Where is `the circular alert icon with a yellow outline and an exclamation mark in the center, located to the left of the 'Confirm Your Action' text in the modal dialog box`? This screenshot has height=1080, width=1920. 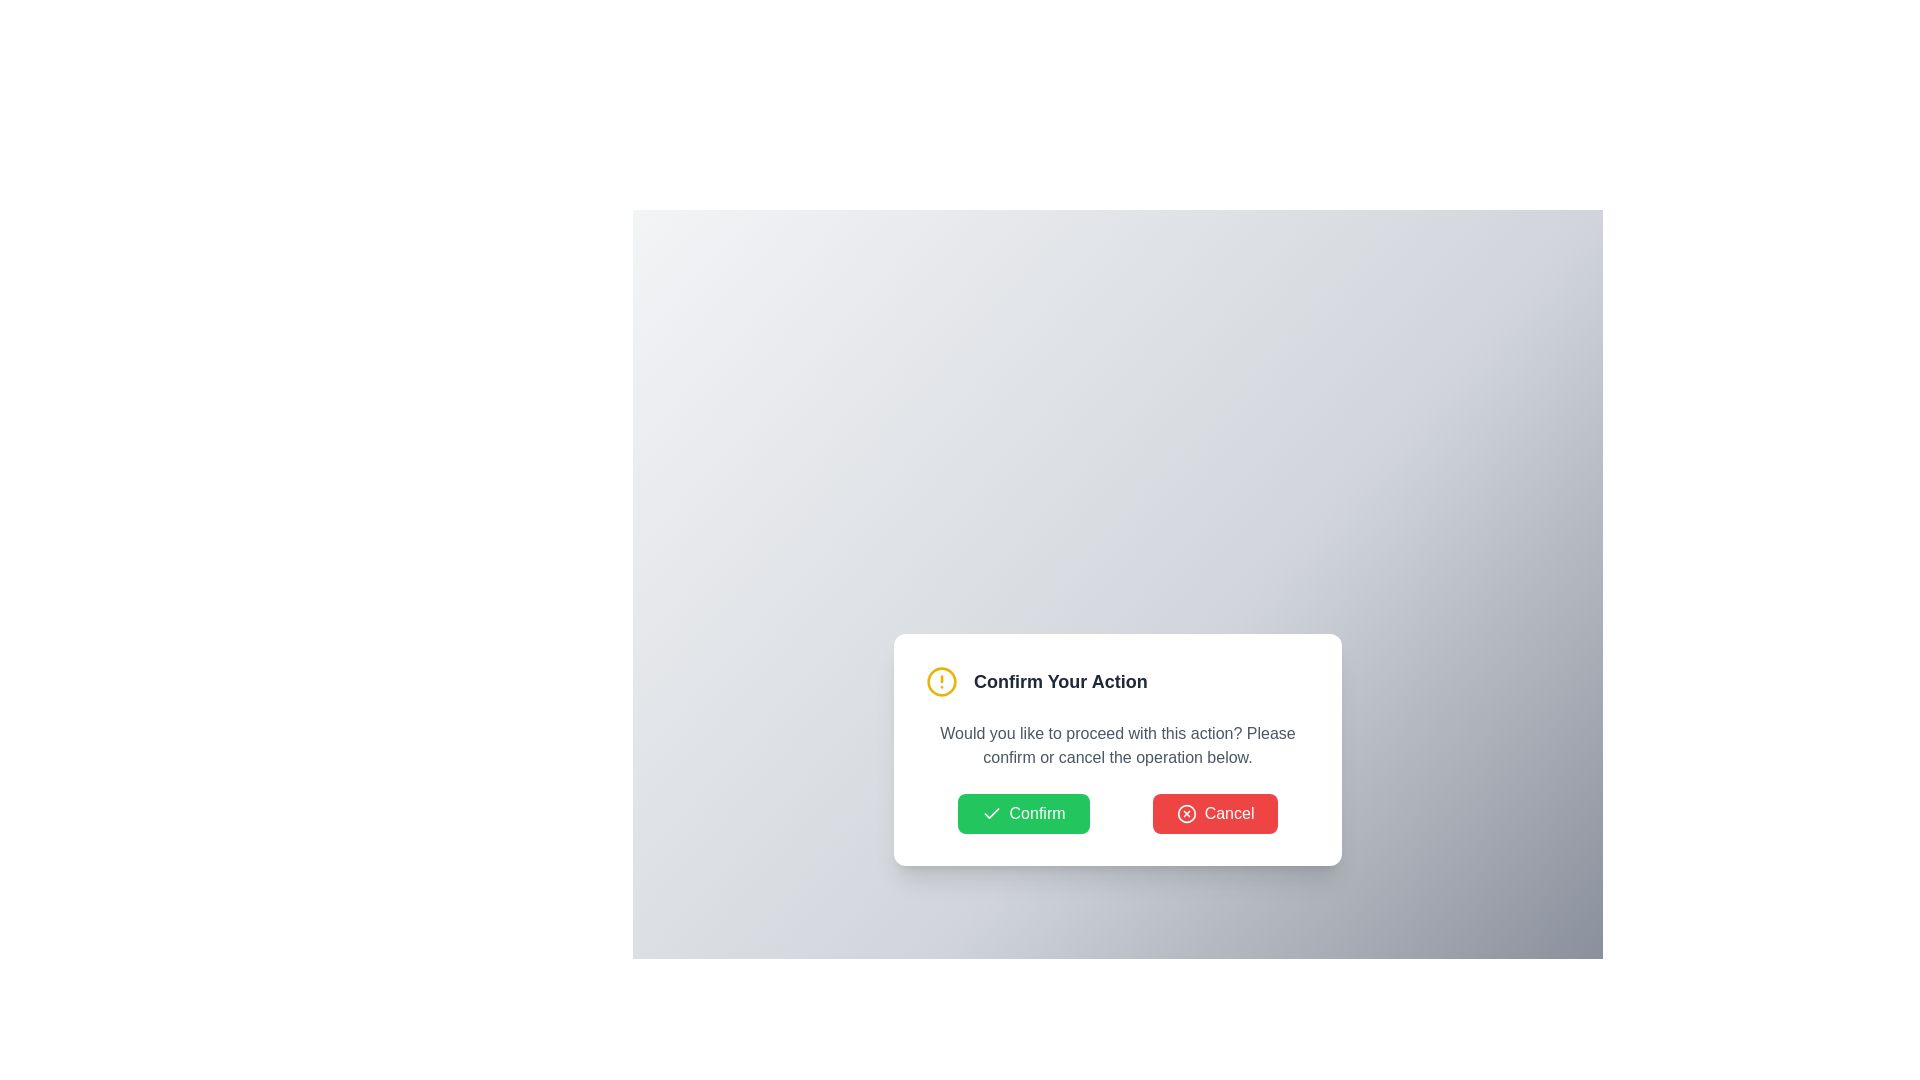
the circular alert icon with a yellow outline and an exclamation mark in the center, located to the left of the 'Confirm Your Action' text in the modal dialog box is located at coordinates (940, 681).